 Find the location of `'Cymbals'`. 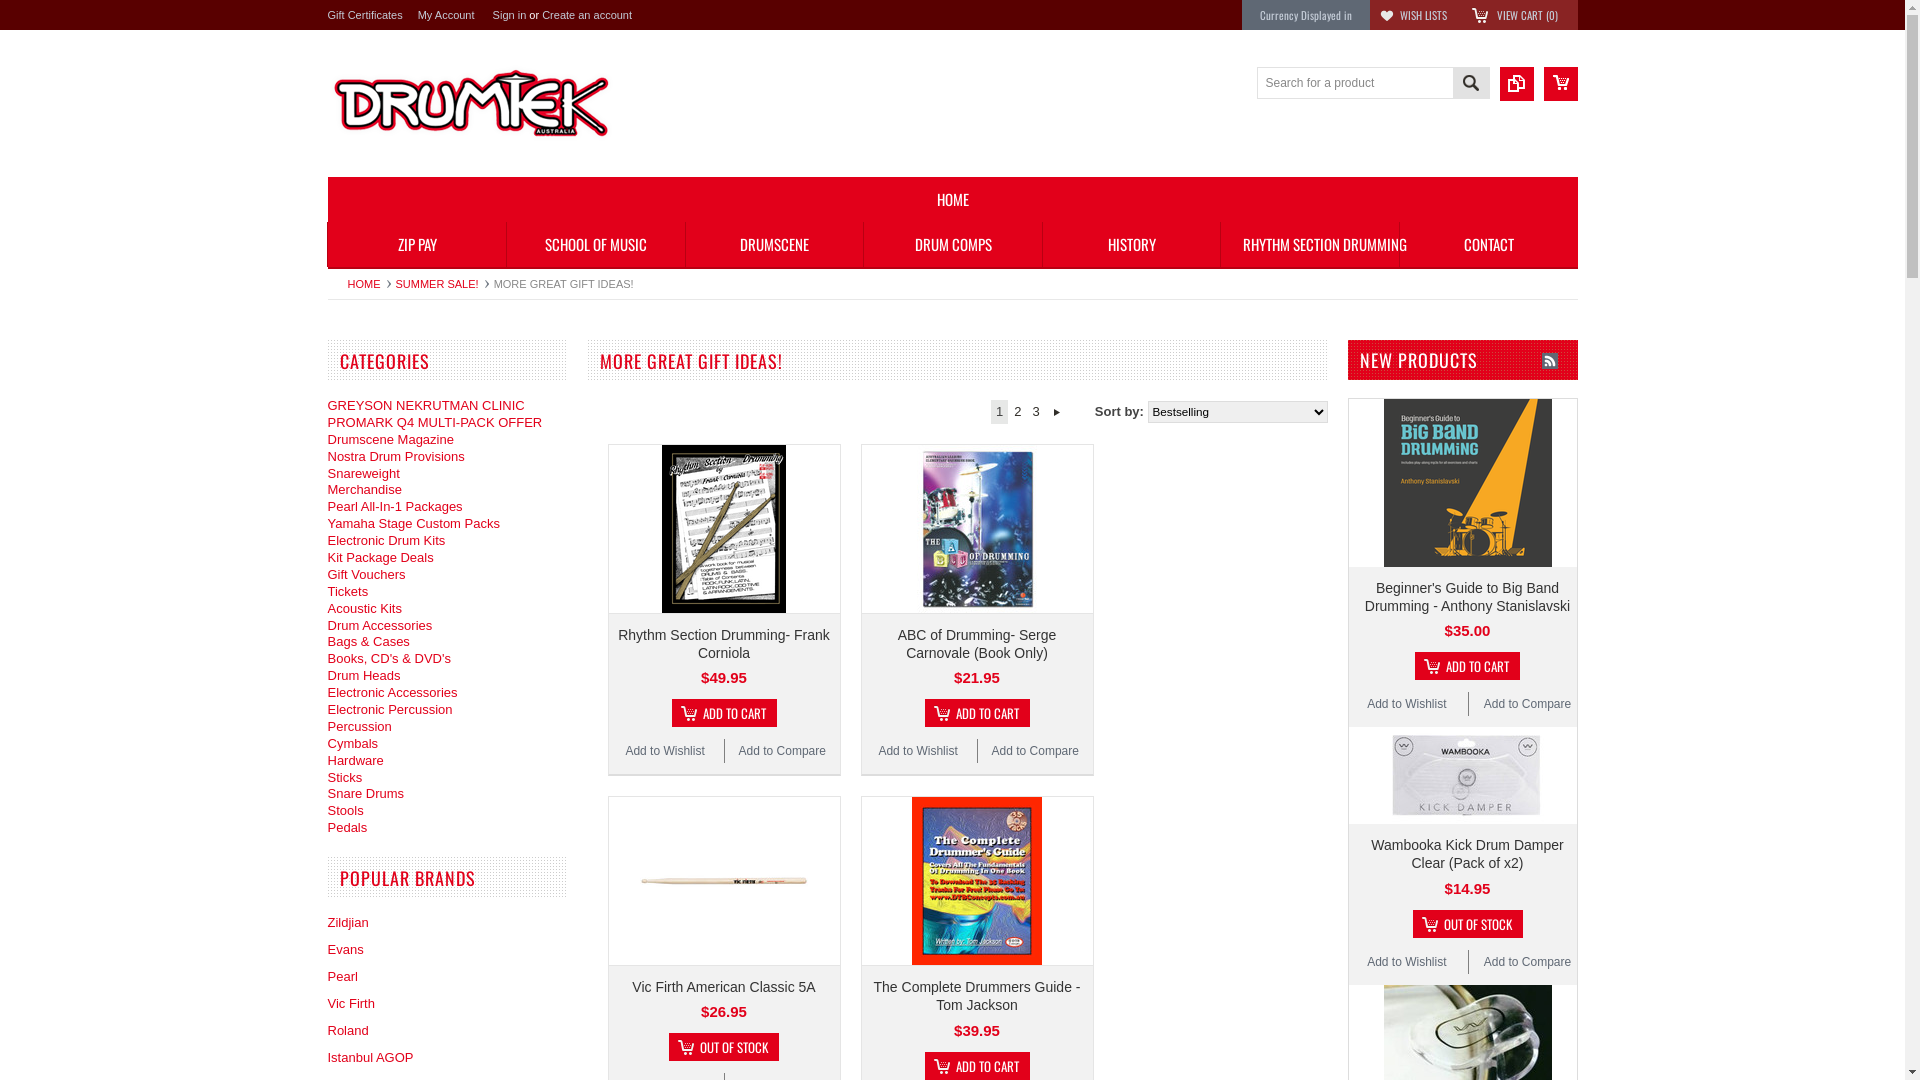

'Cymbals' is located at coordinates (353, 743).